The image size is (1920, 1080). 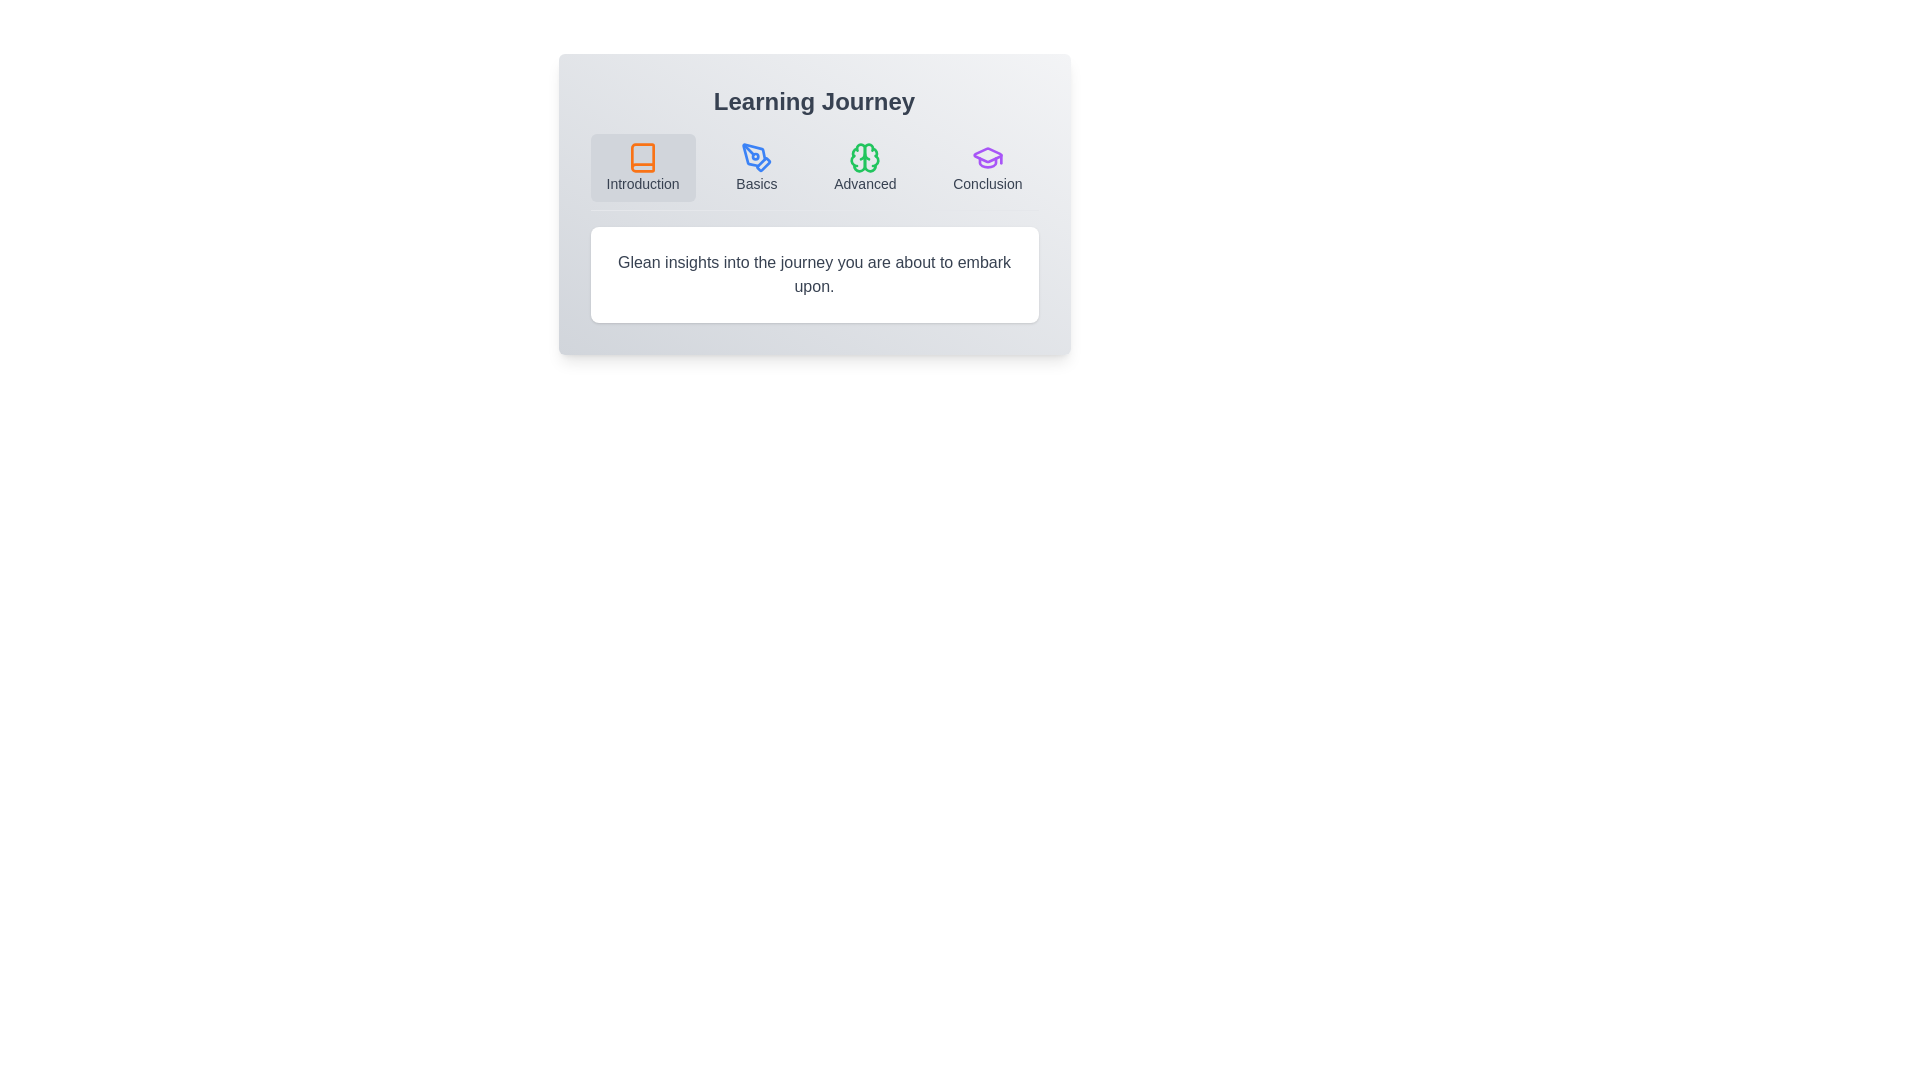 What do you see at coordinates (864, 167) in the screenshot?
I see `the Advanced button to view its content` at bounding box center [864, 167].